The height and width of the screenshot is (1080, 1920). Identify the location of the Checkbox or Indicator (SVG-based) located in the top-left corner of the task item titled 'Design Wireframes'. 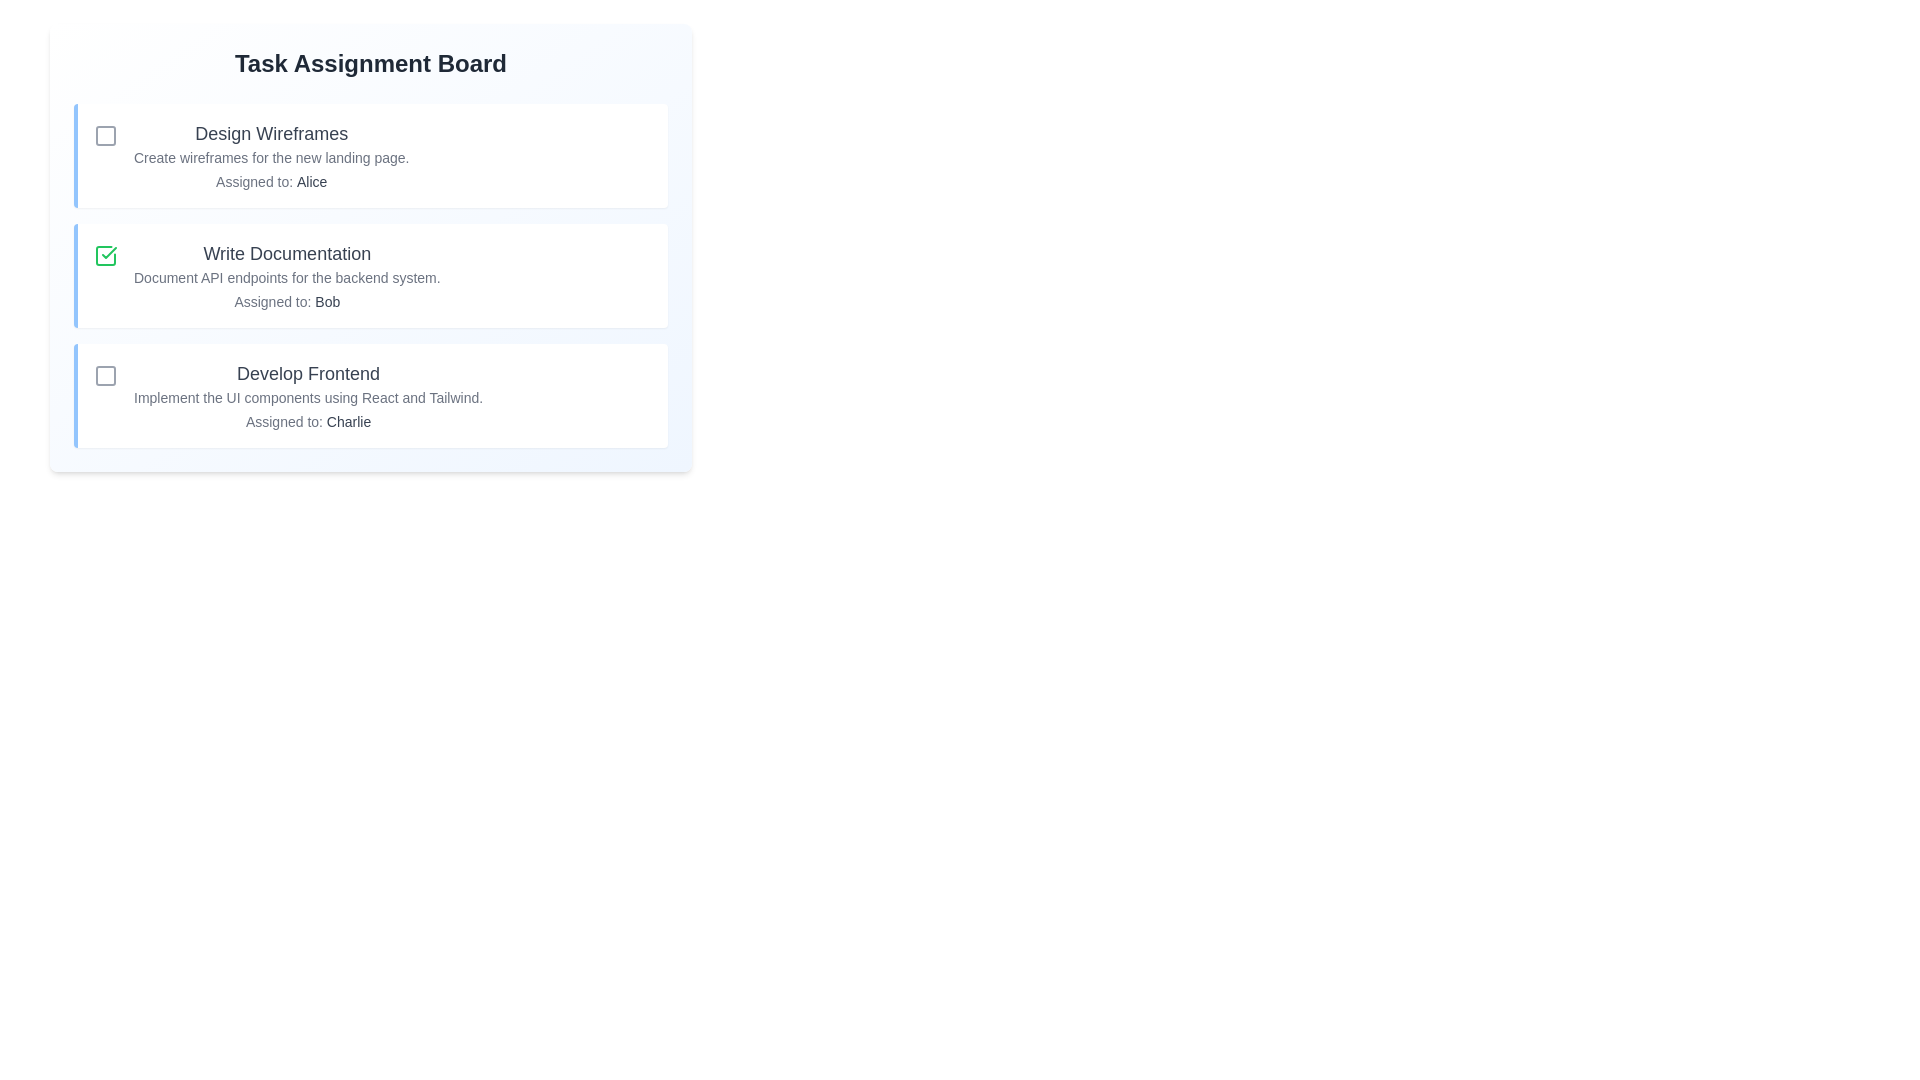
(104, 135).